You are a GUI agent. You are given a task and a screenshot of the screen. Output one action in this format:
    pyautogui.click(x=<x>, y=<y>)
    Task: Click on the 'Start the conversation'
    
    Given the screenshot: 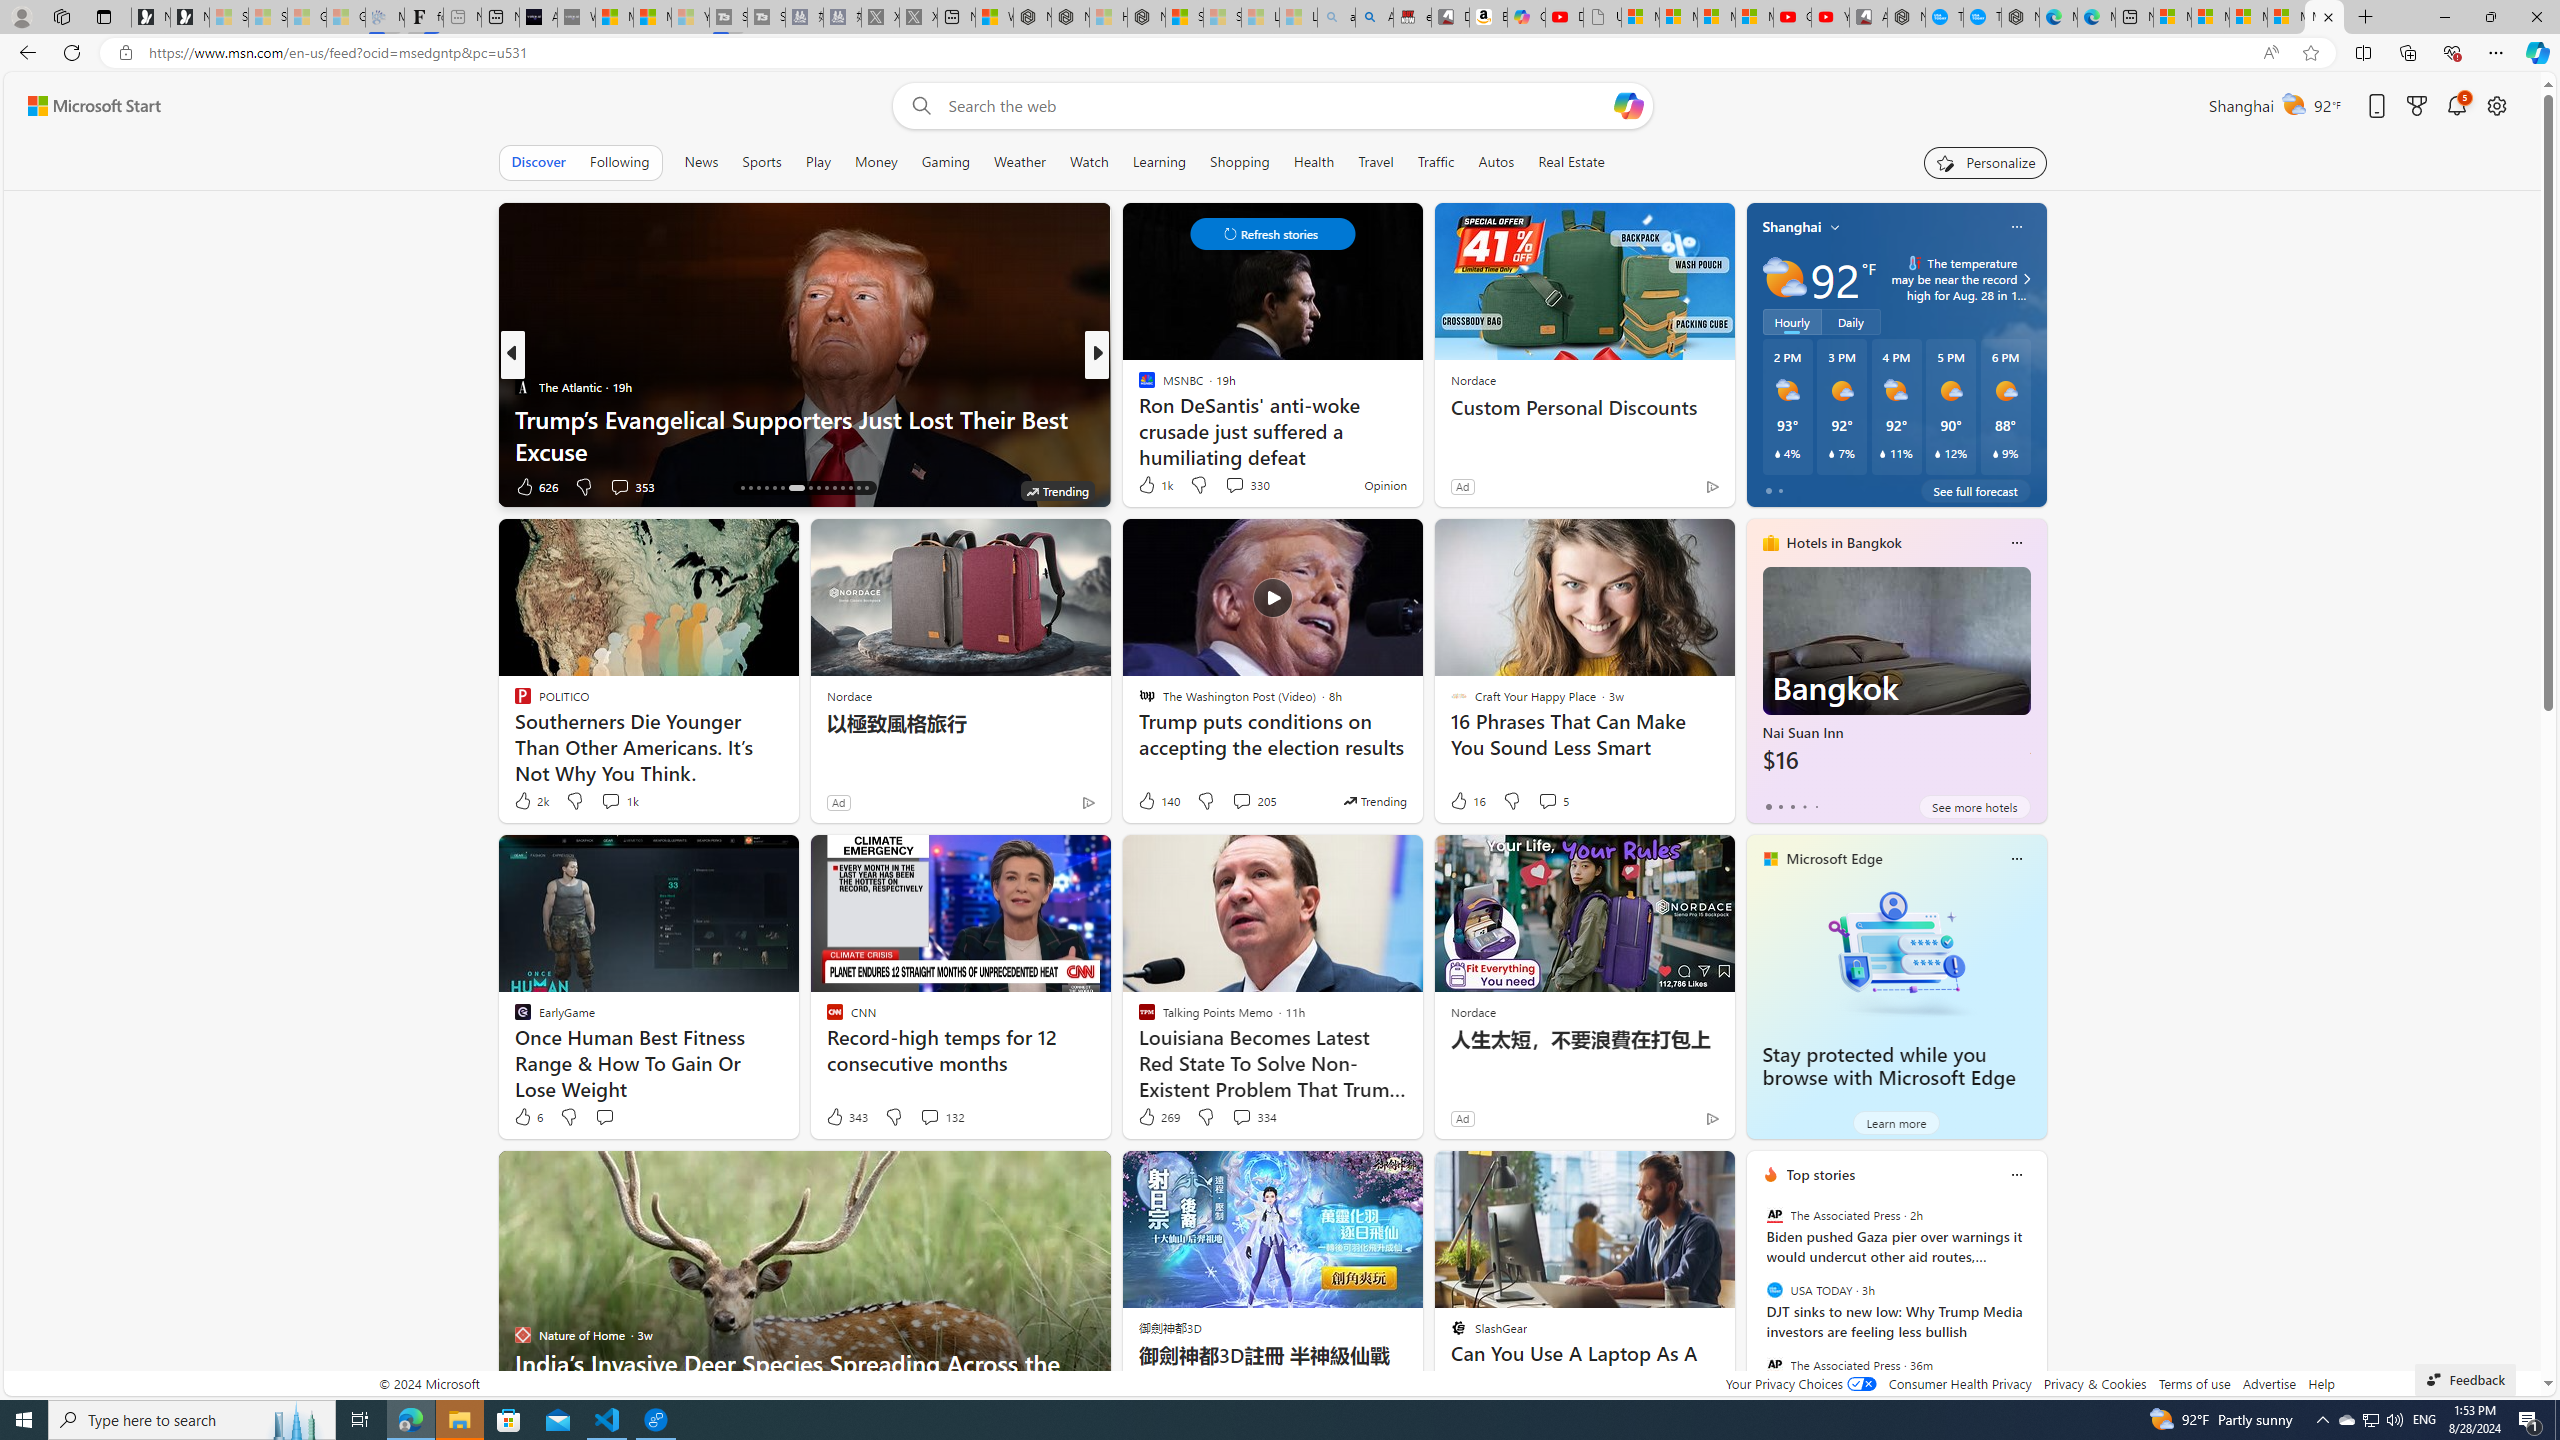 What is the action you would take?
    pyautogui.click(x=603, y=1117)
    